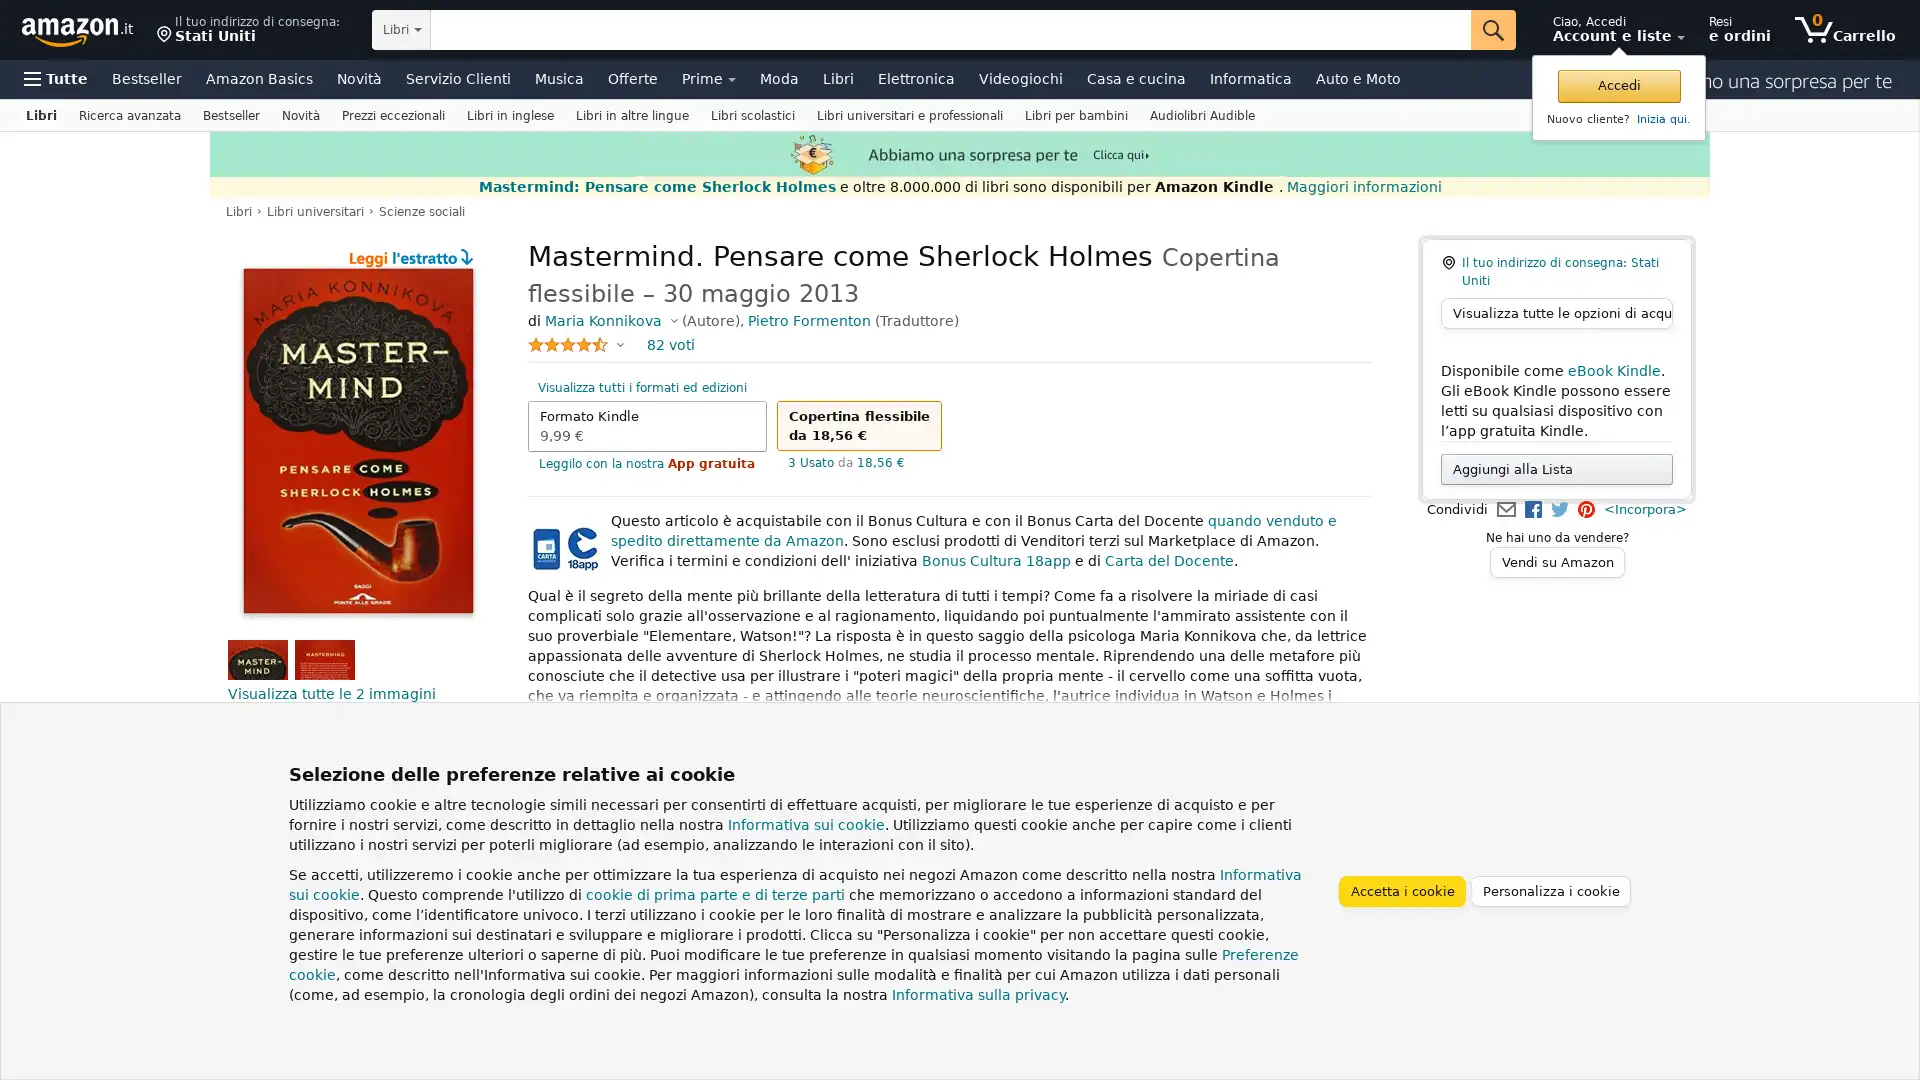 This screenshot has height=1080, width=1920. Describe the element at coordinates (1493, 30) in the screenshot. I see `VAI` at that location.